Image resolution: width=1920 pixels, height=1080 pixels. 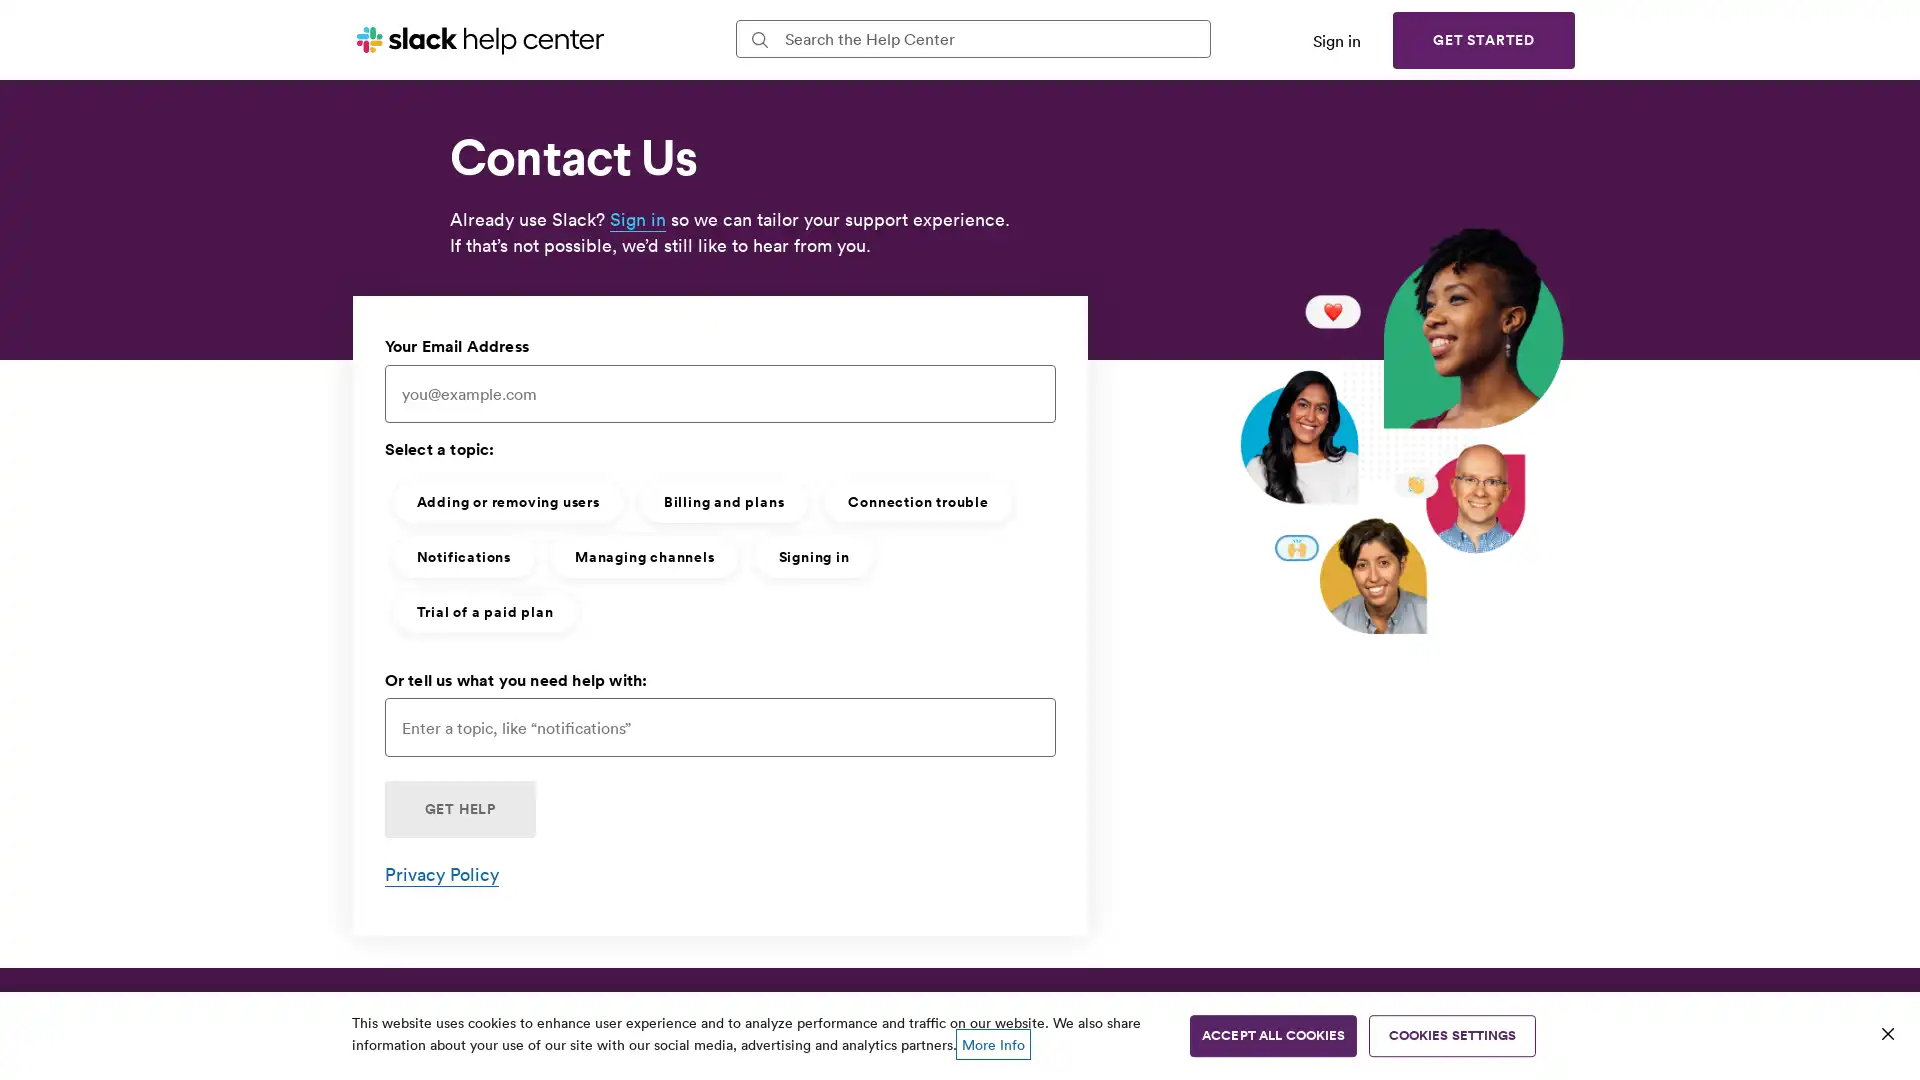 What do you see at coordinates (722, 500) in the screenshot?
I see `Billing and plans` at bounding box center [722, 500].